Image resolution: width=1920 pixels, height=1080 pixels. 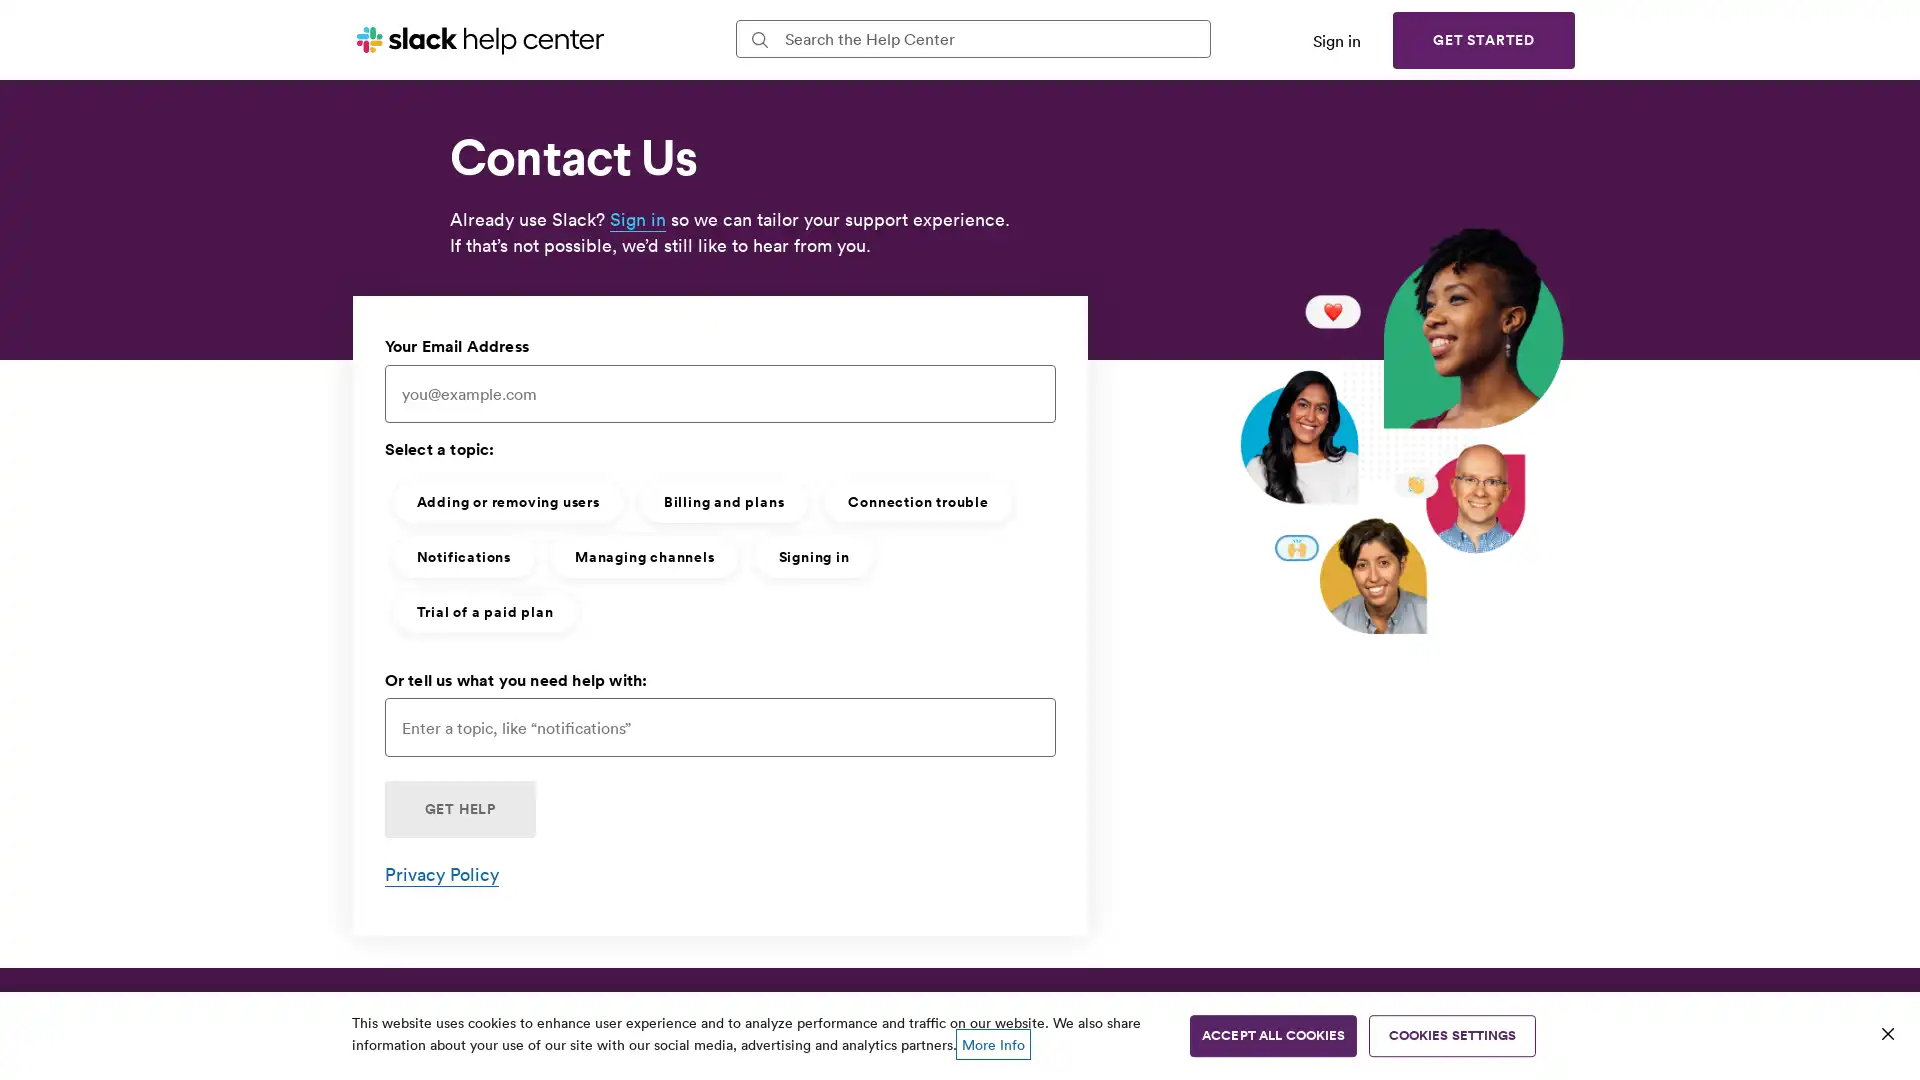 What do you see at coordinates (722, 500) in the screenshot?
I see `Billing and plans` at bounding box center [722, 500].